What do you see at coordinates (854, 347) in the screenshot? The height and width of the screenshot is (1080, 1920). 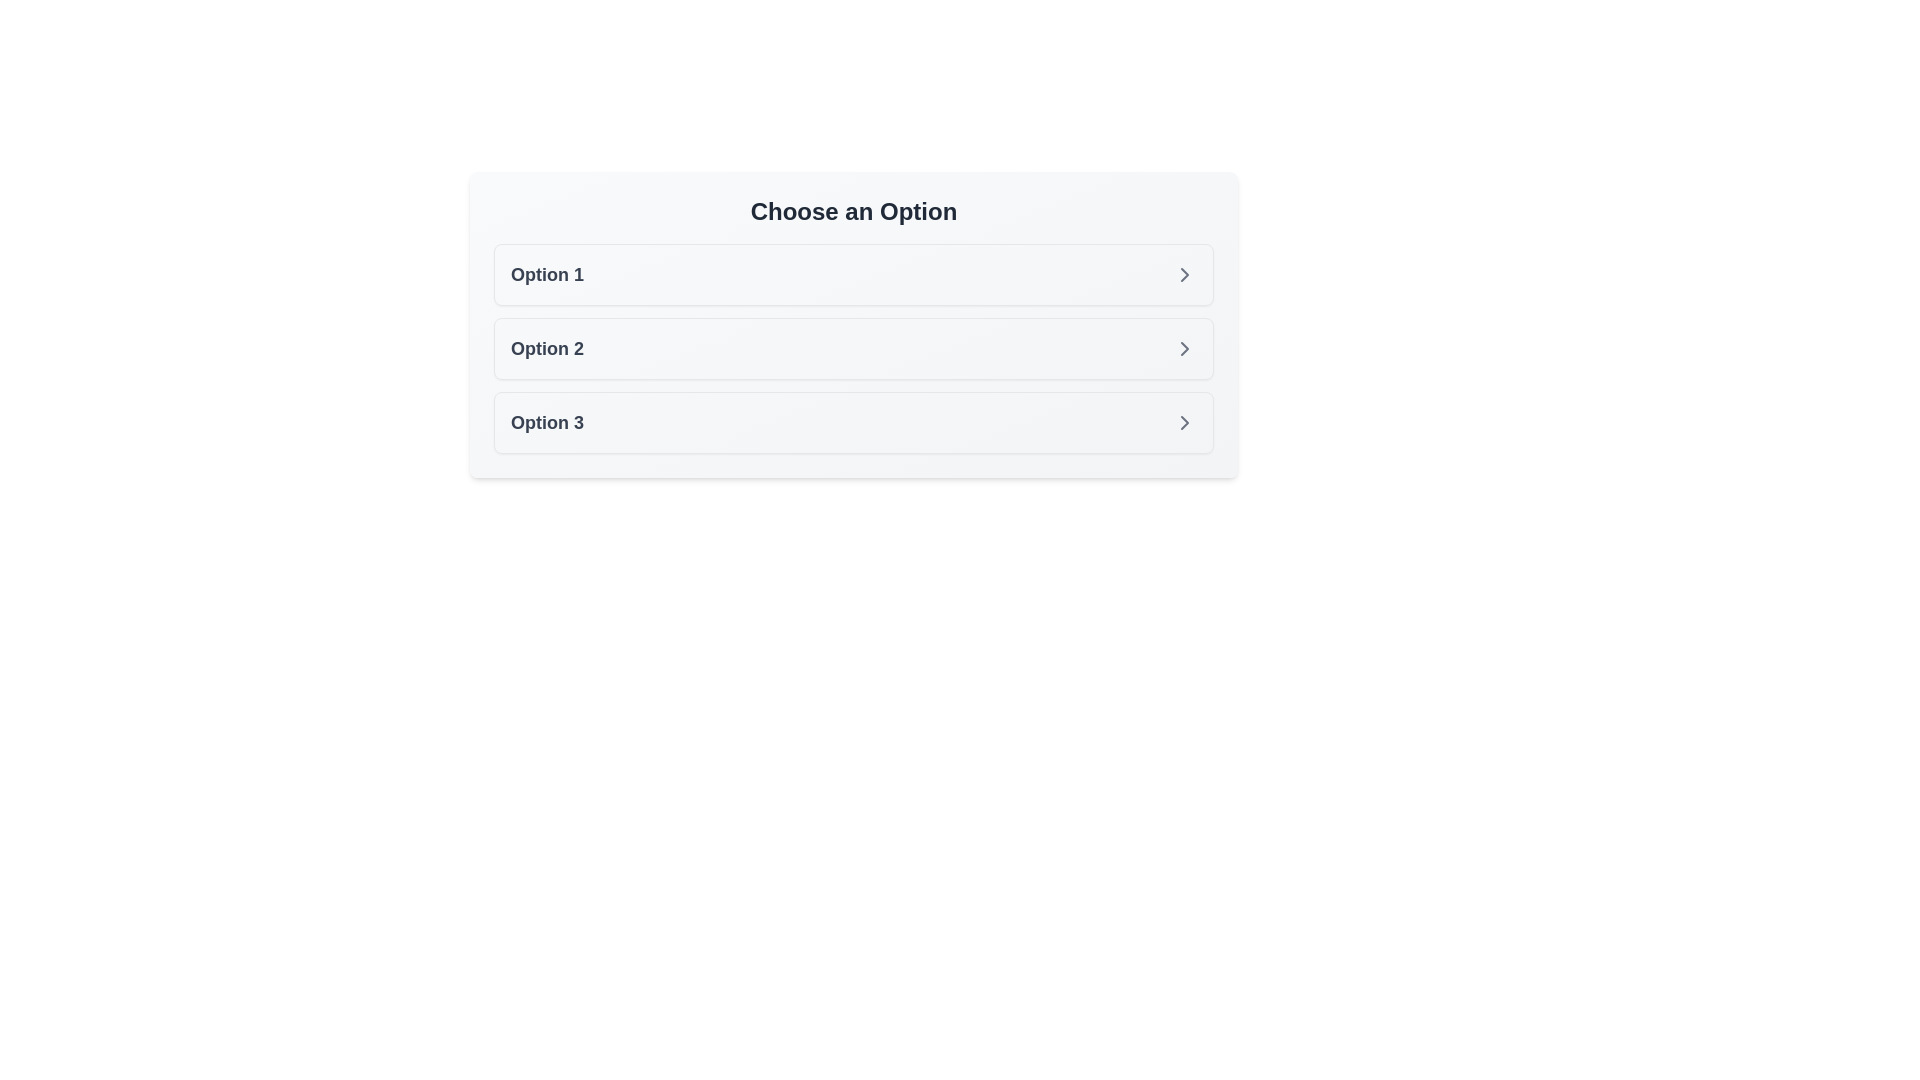 I see `the 'Option 2' card, which is the middle card in a vertical stack of three cards` at bounding box center [854, 347].